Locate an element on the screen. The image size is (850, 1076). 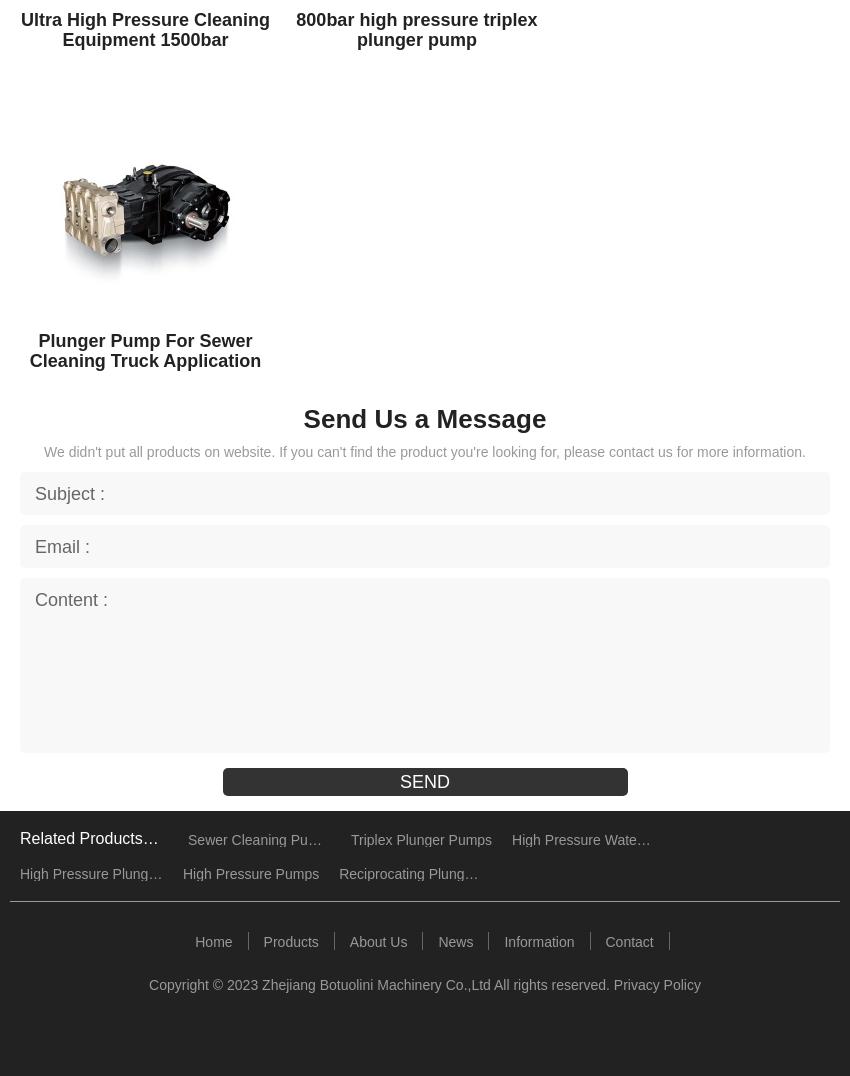
'High Pressure Plunger Pumps' is located at coordinates (18, 872).